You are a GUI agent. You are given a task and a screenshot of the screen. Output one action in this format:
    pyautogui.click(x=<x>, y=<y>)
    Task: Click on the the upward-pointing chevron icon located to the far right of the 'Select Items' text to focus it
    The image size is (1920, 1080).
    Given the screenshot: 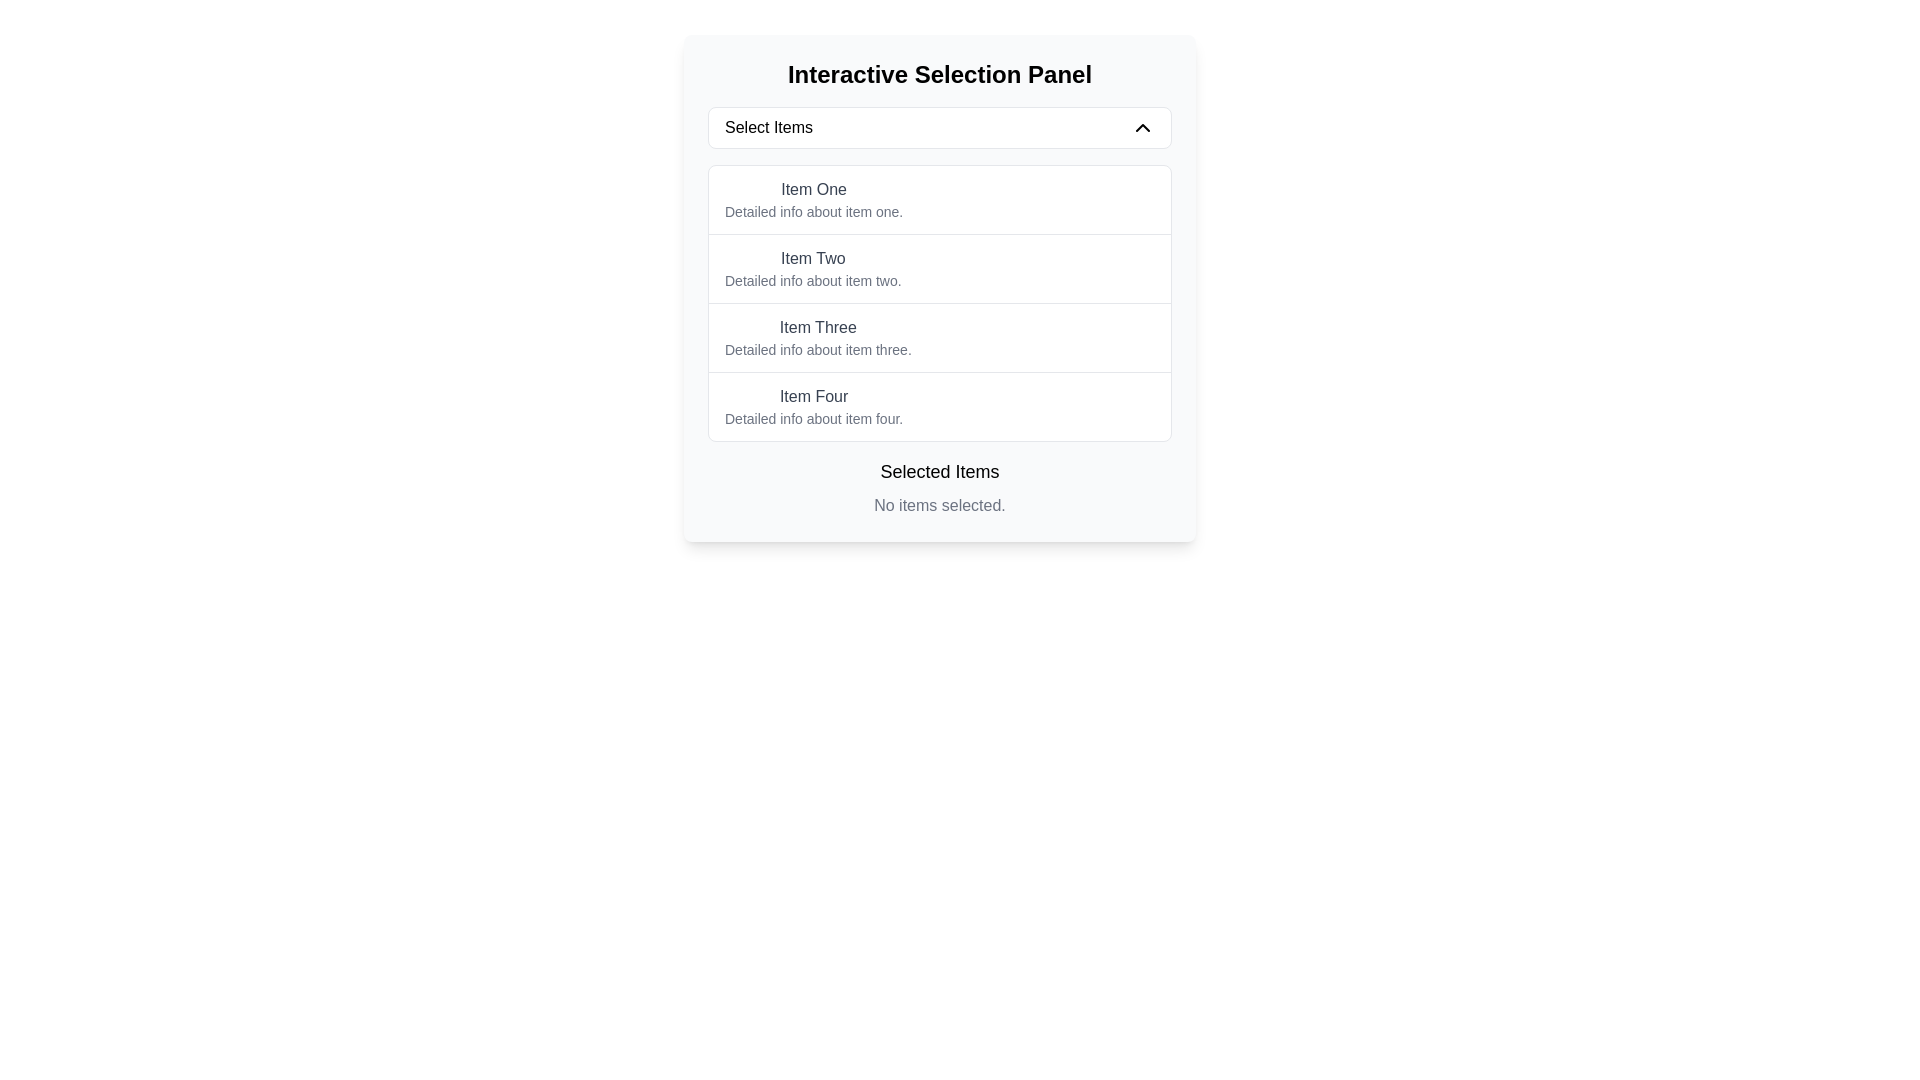 What is the action you would take?
    pyautogui.click(x=1142, y=127)
    